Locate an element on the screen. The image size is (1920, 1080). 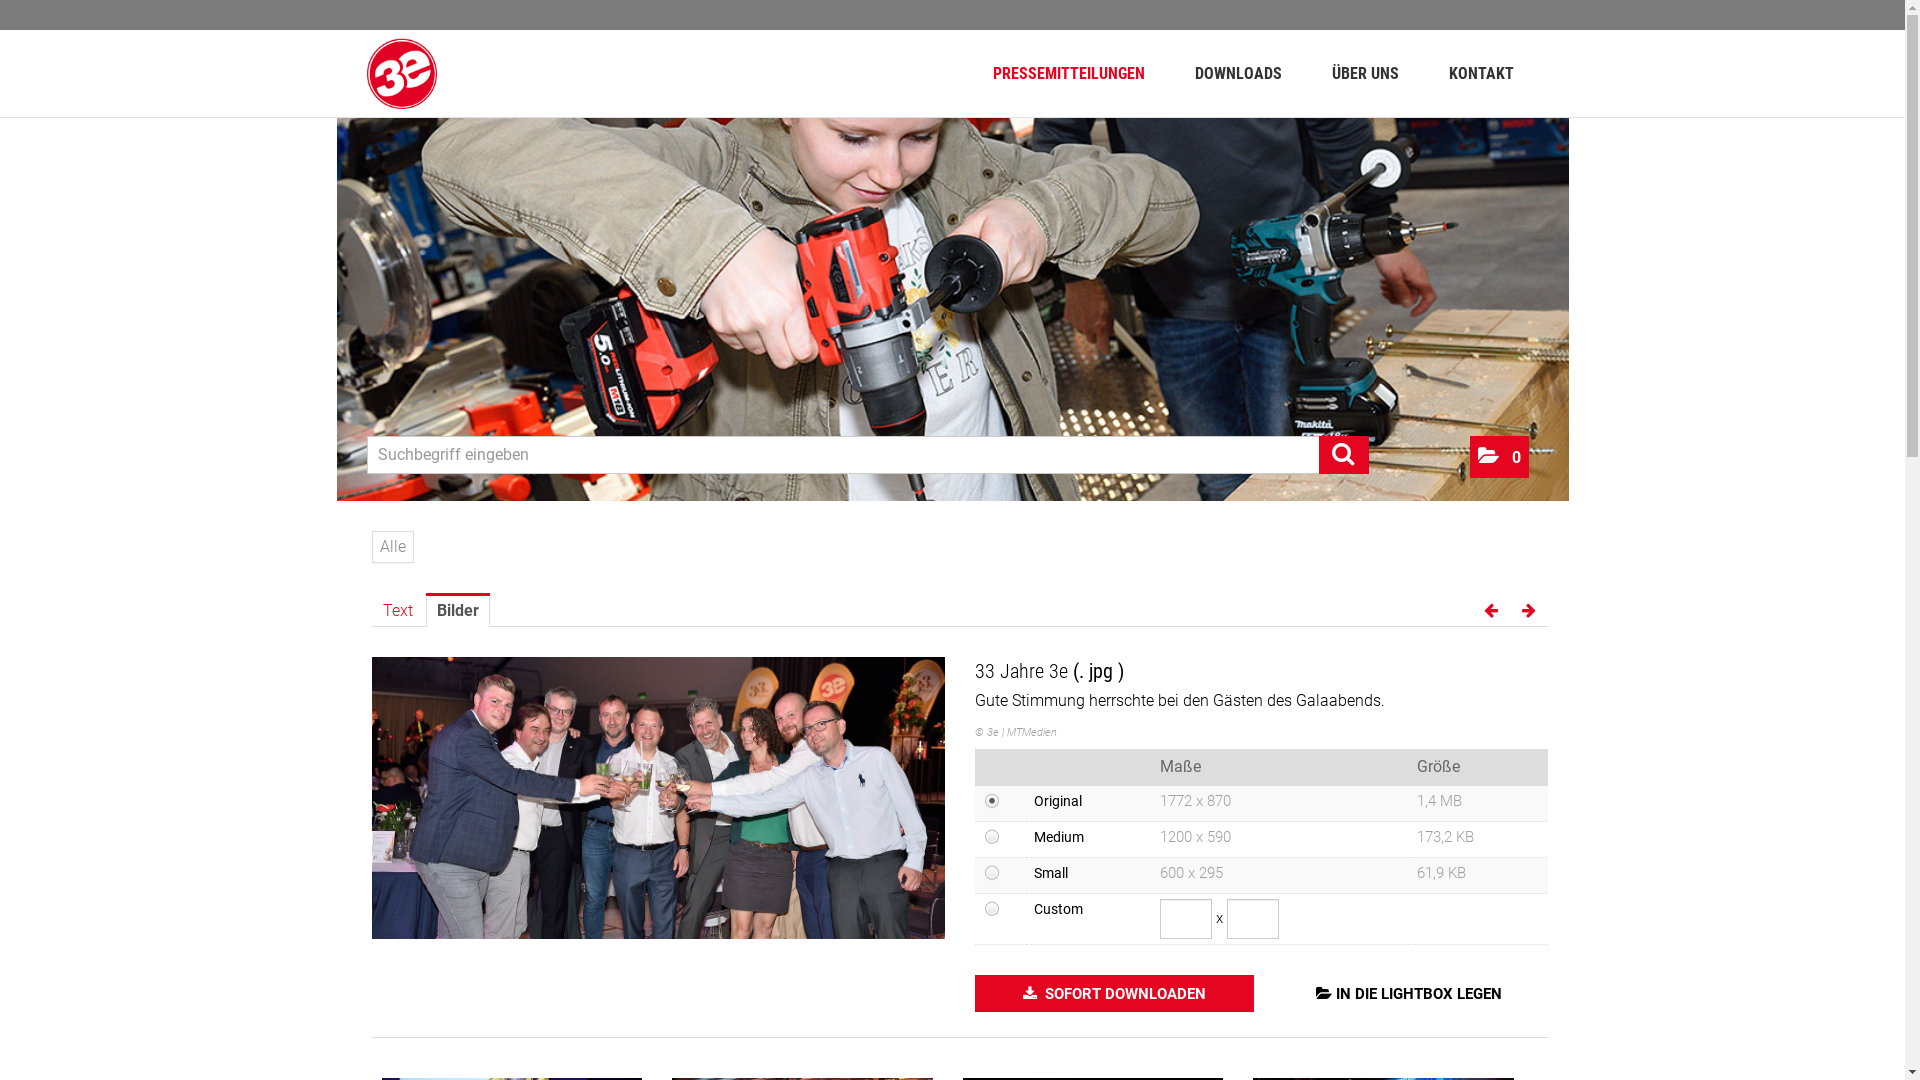
'DOWNLOADS' is located at coordinates (1237, 72).